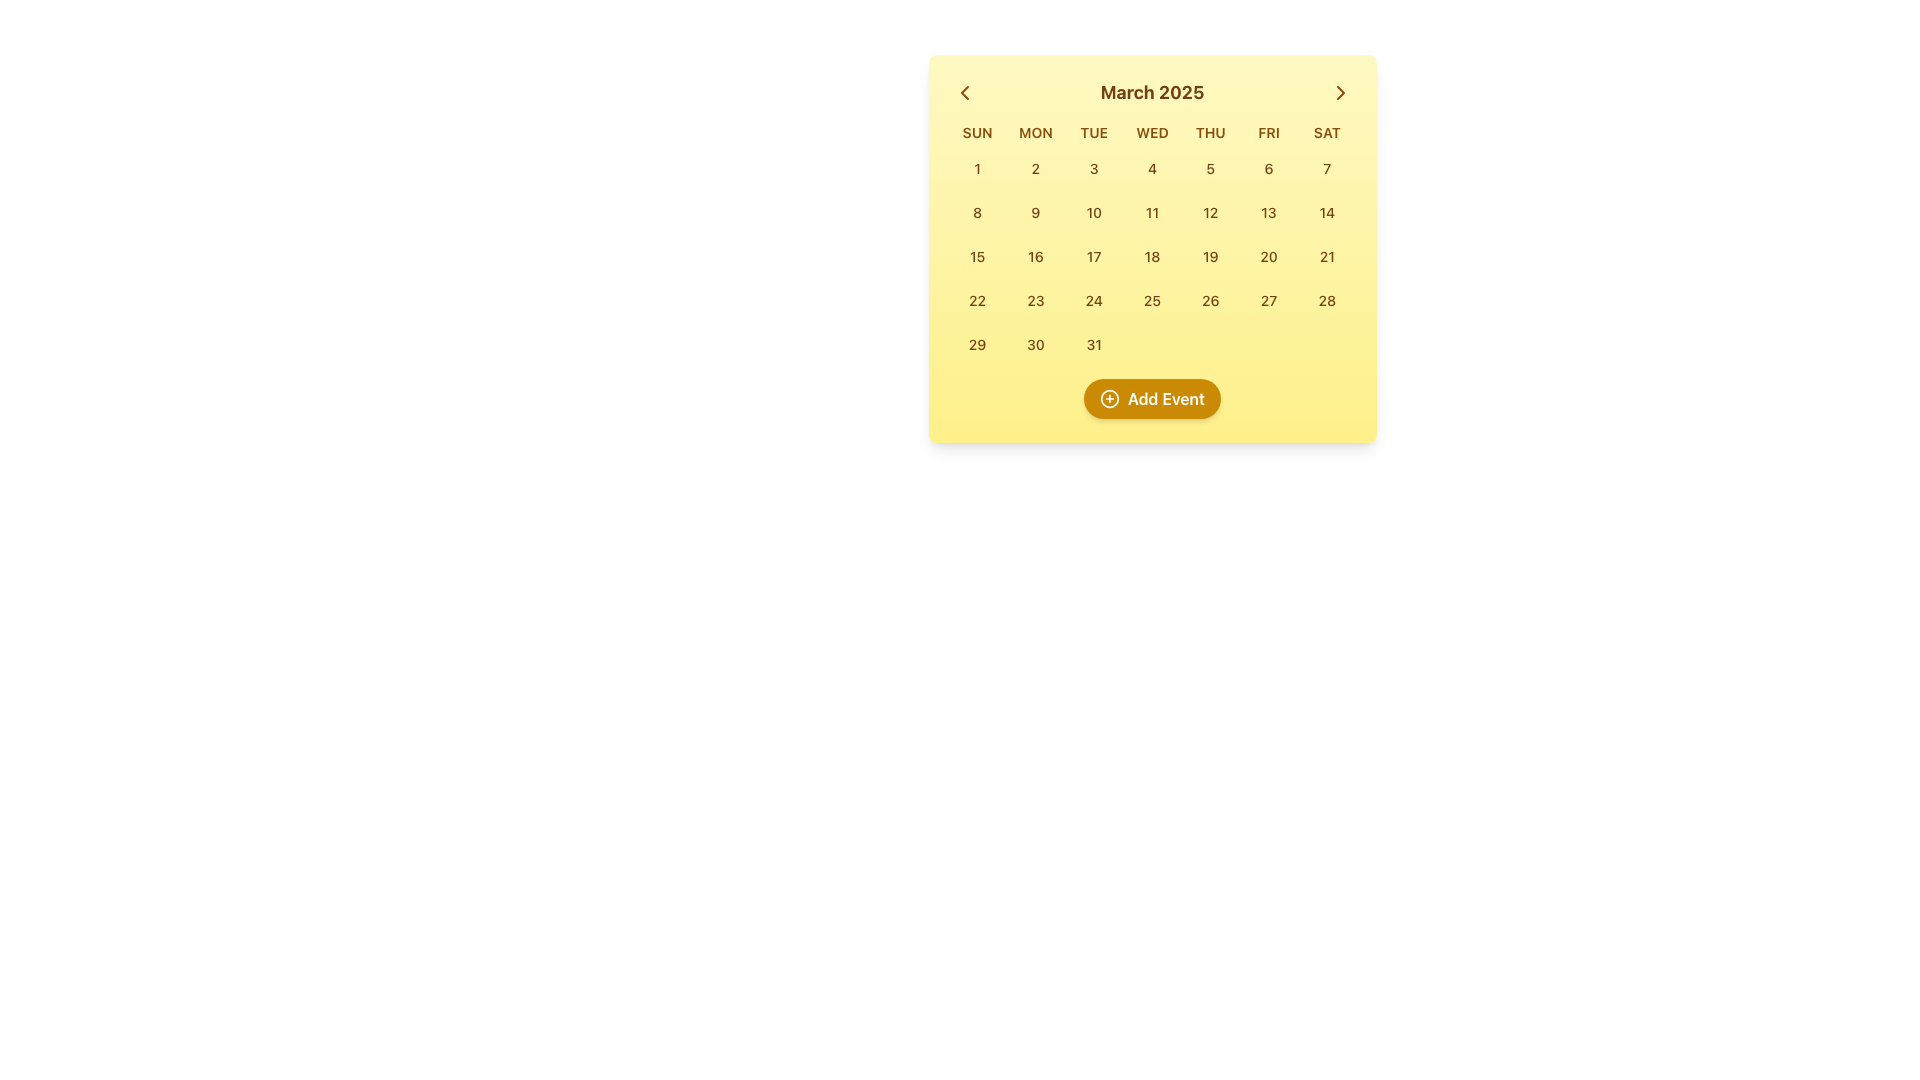 Image resolution: width=1920 pixels, height=1080 pixels. I want to click on over the calendar date representation for March 20th, 2025, located in the fourth column under the row labeled Friday (FRI), so click(1268, 255).